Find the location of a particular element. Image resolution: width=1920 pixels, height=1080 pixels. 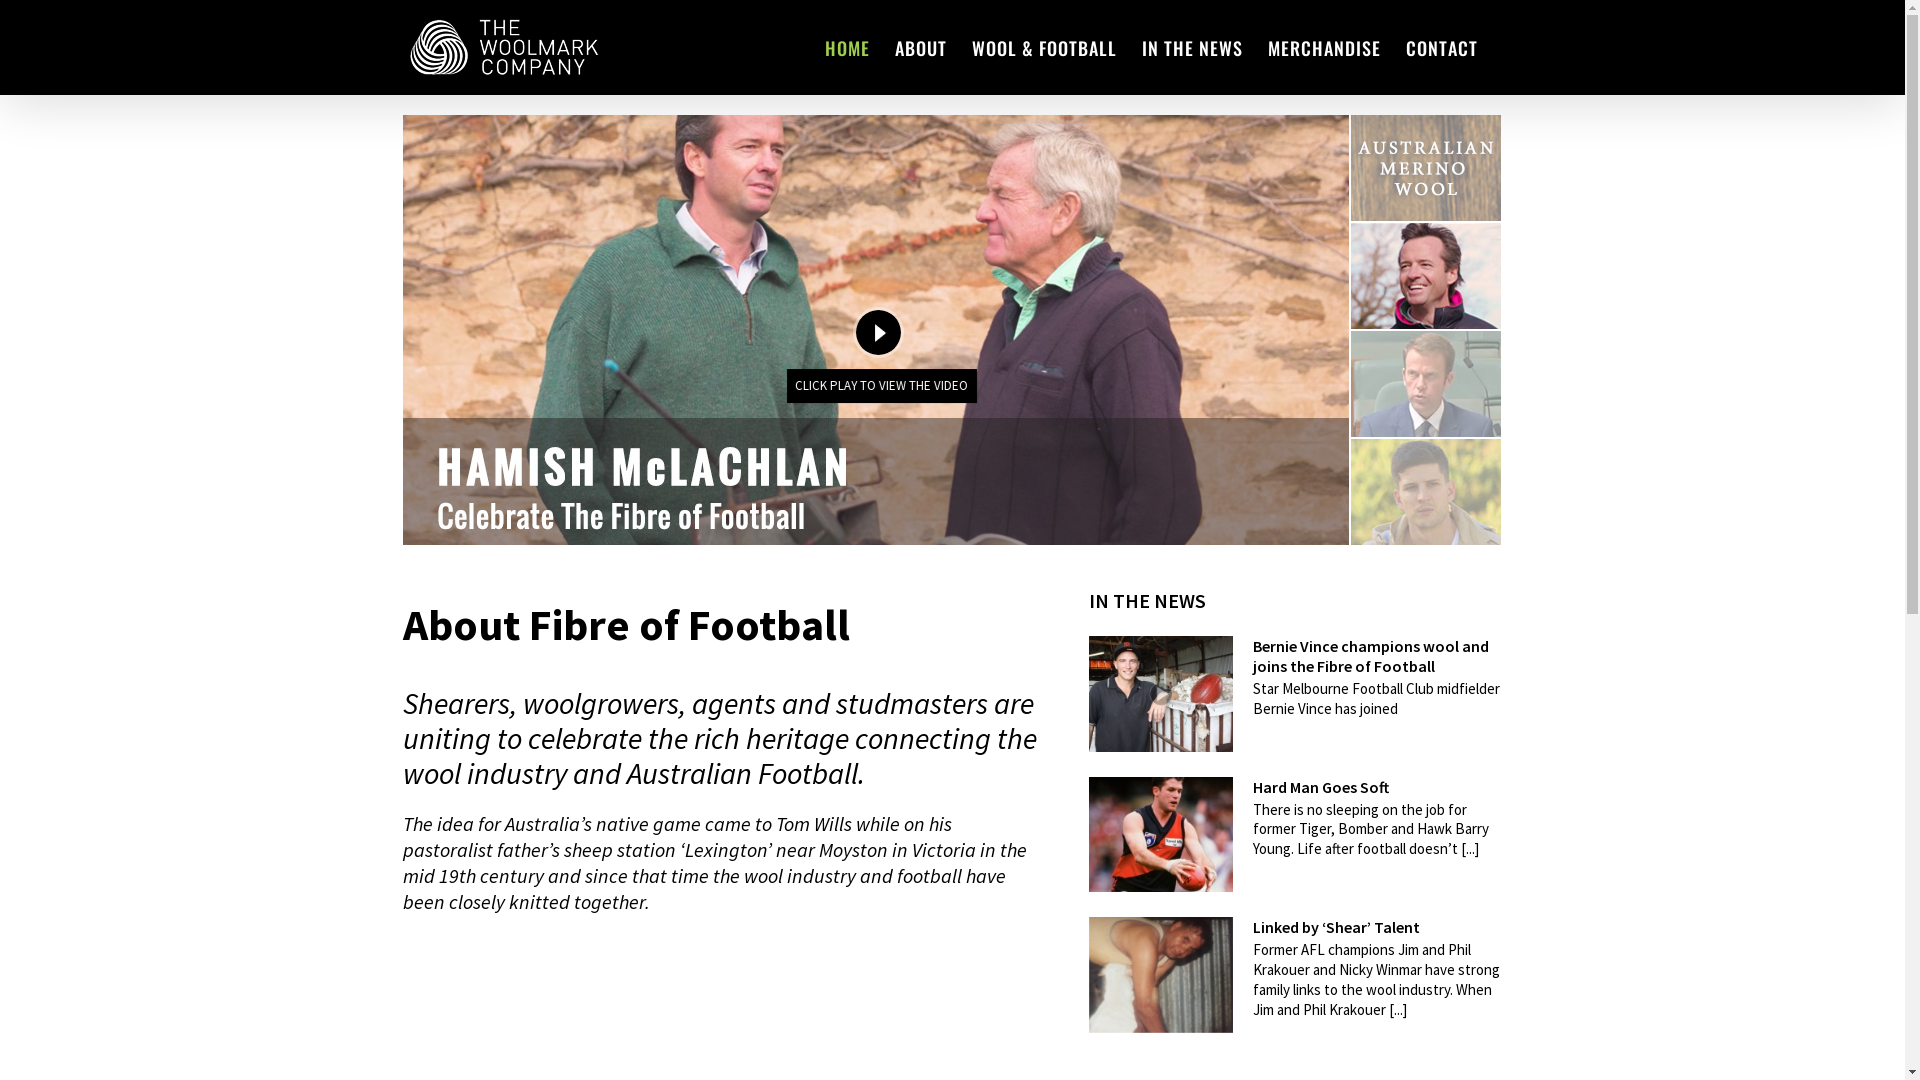

'HOME' is located at coordinates (846, 46).